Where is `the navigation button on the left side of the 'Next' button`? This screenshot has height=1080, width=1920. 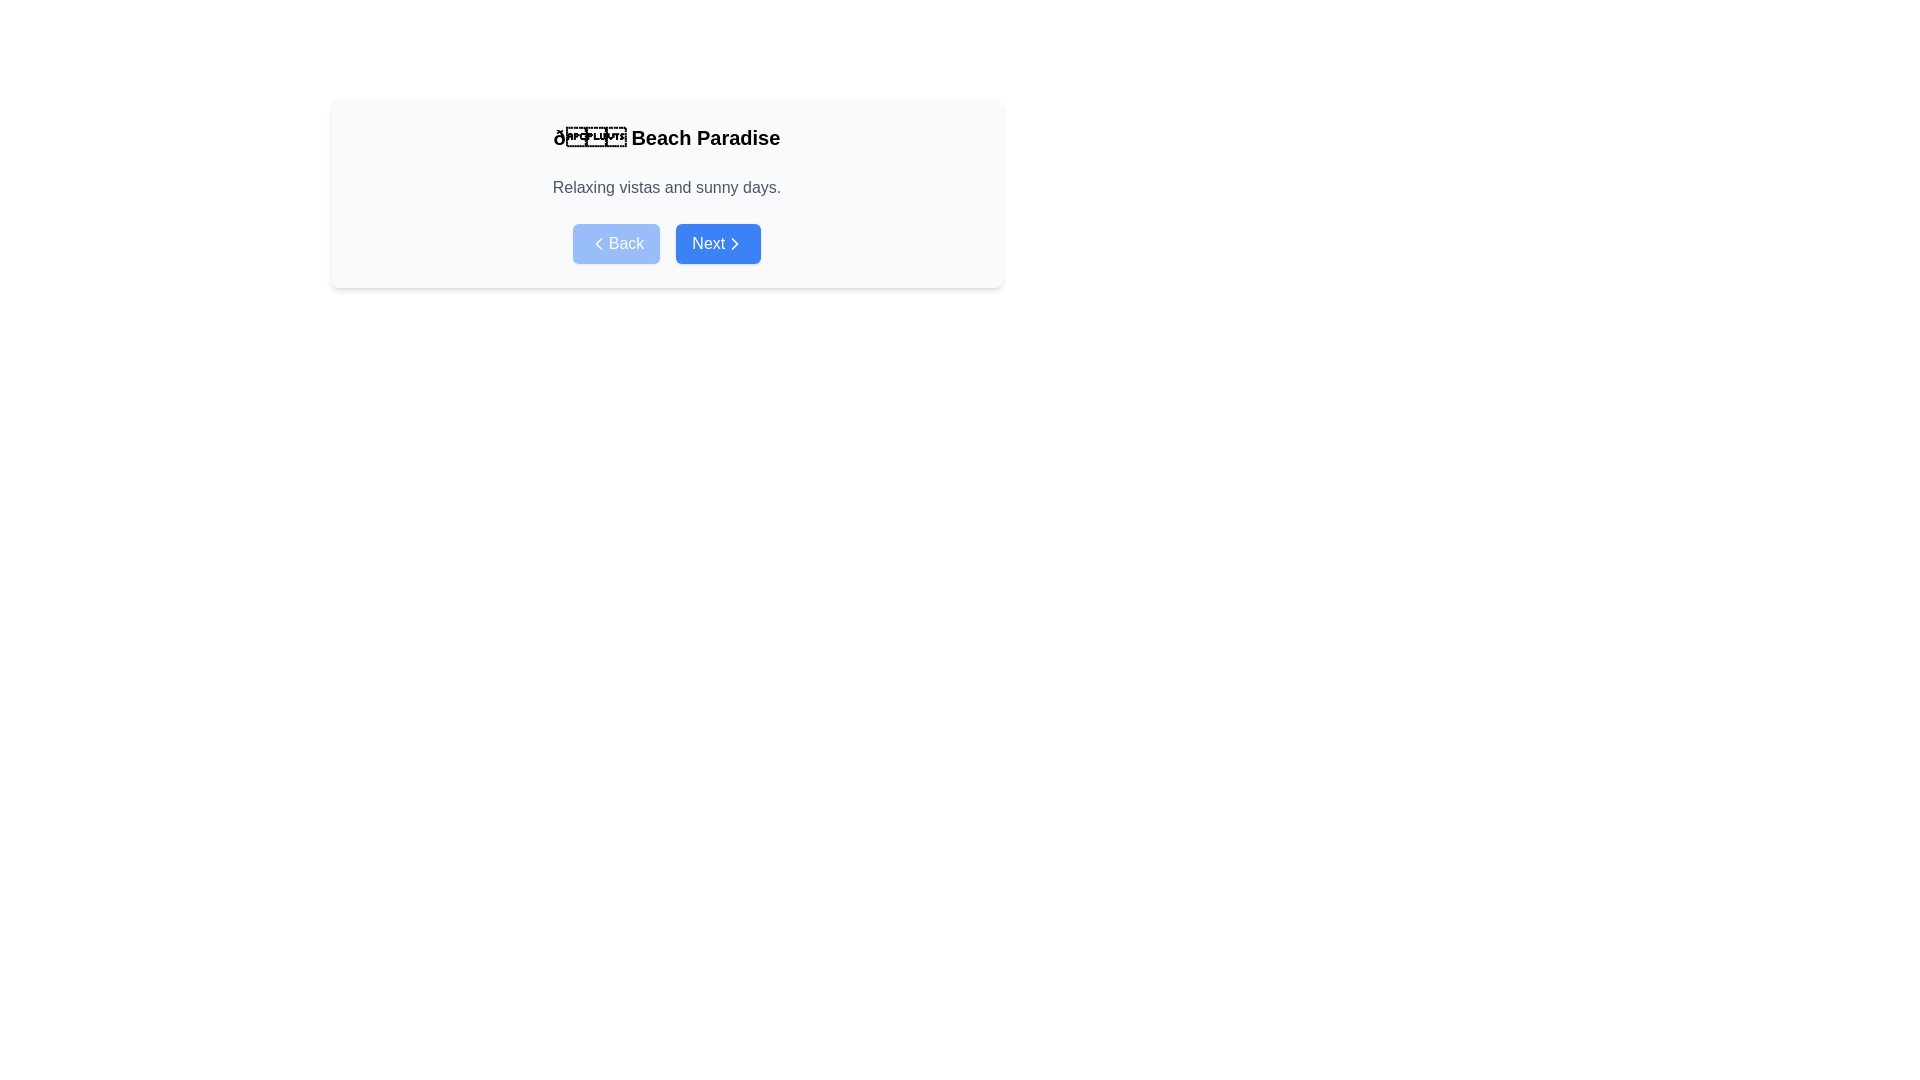 the navigation button on the left side of the 'Next' button is located at coordinates (615, 242).